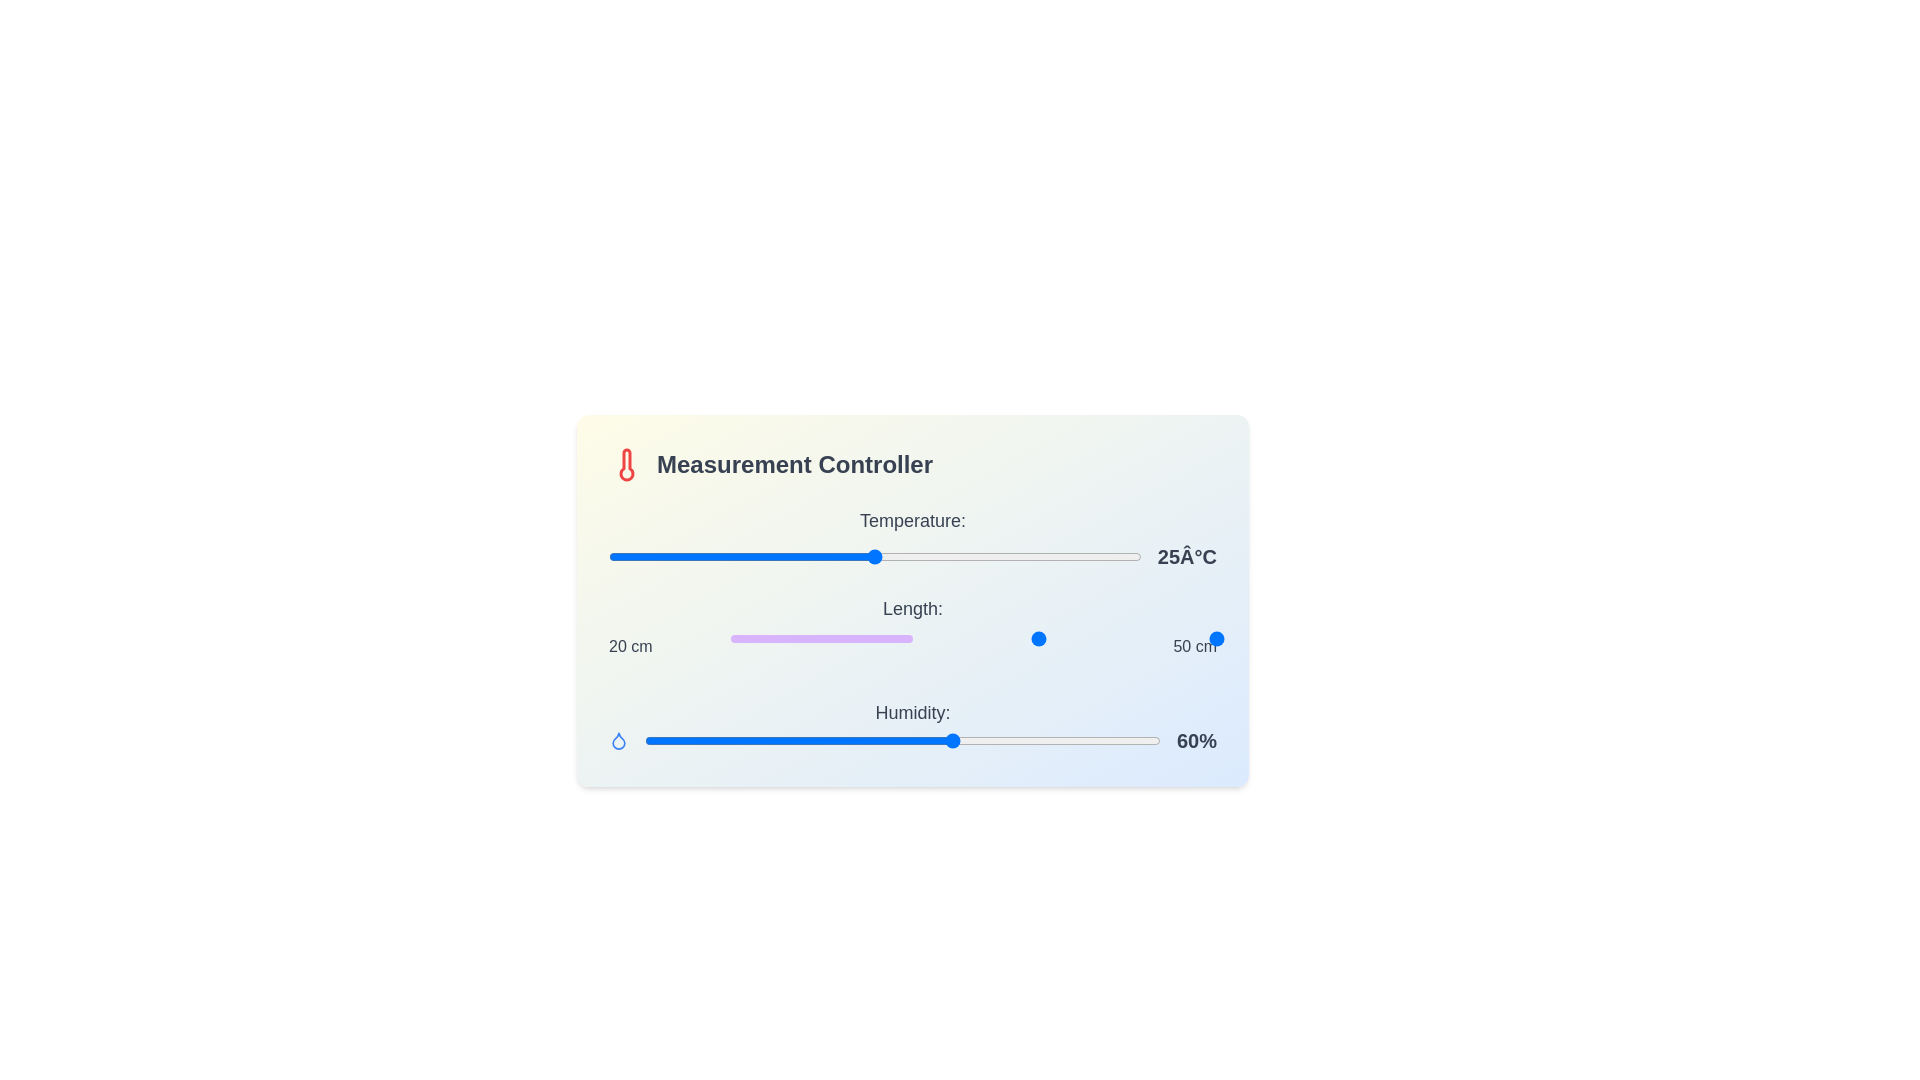 This screenshot has height=1080, width=1920. Describe the element at coordinates (1187, 556) in the screenshot. I see `the static text label displaying '25Â°C', which is bold and dark gray, located to the right of the temperature slider` at that location.